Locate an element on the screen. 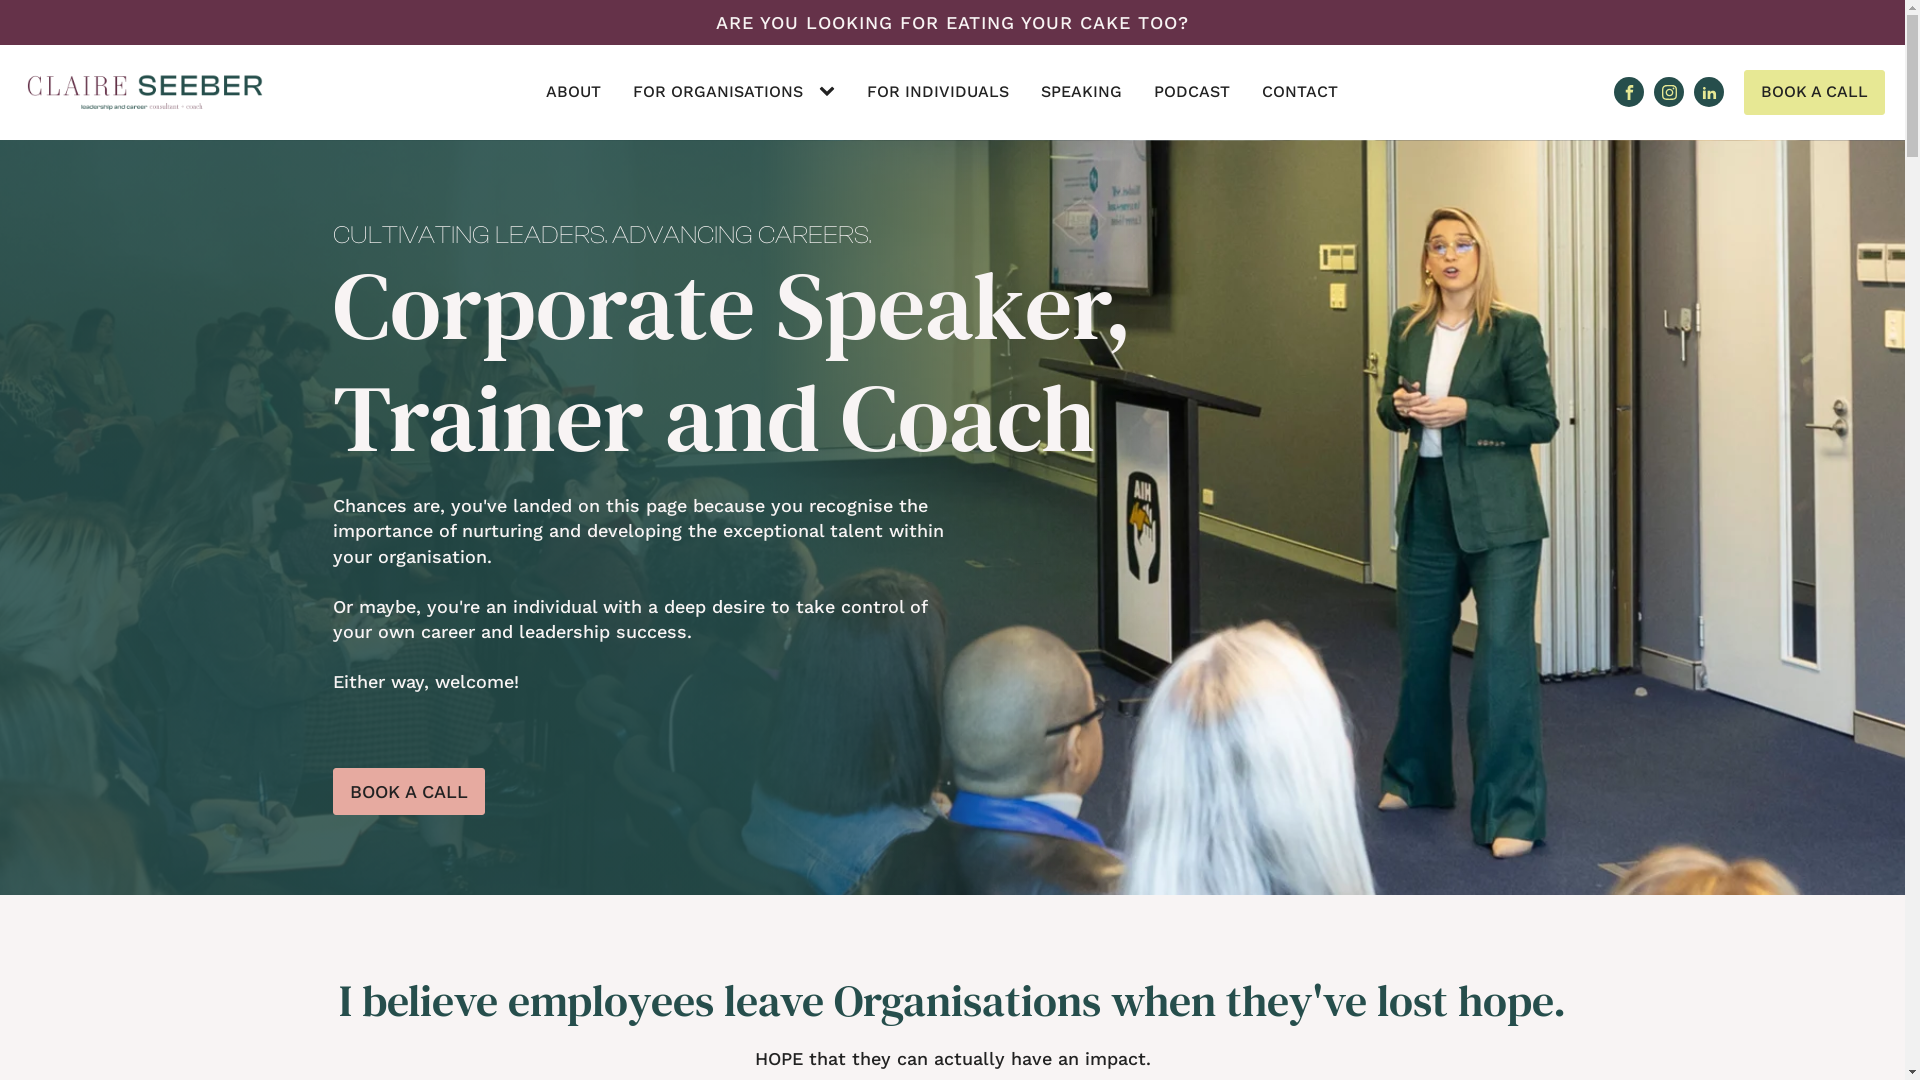 The width and height of the screenshot is (1920, 1080). 'FOR ORGANISATIONS' is located at coordinates (718, 92).